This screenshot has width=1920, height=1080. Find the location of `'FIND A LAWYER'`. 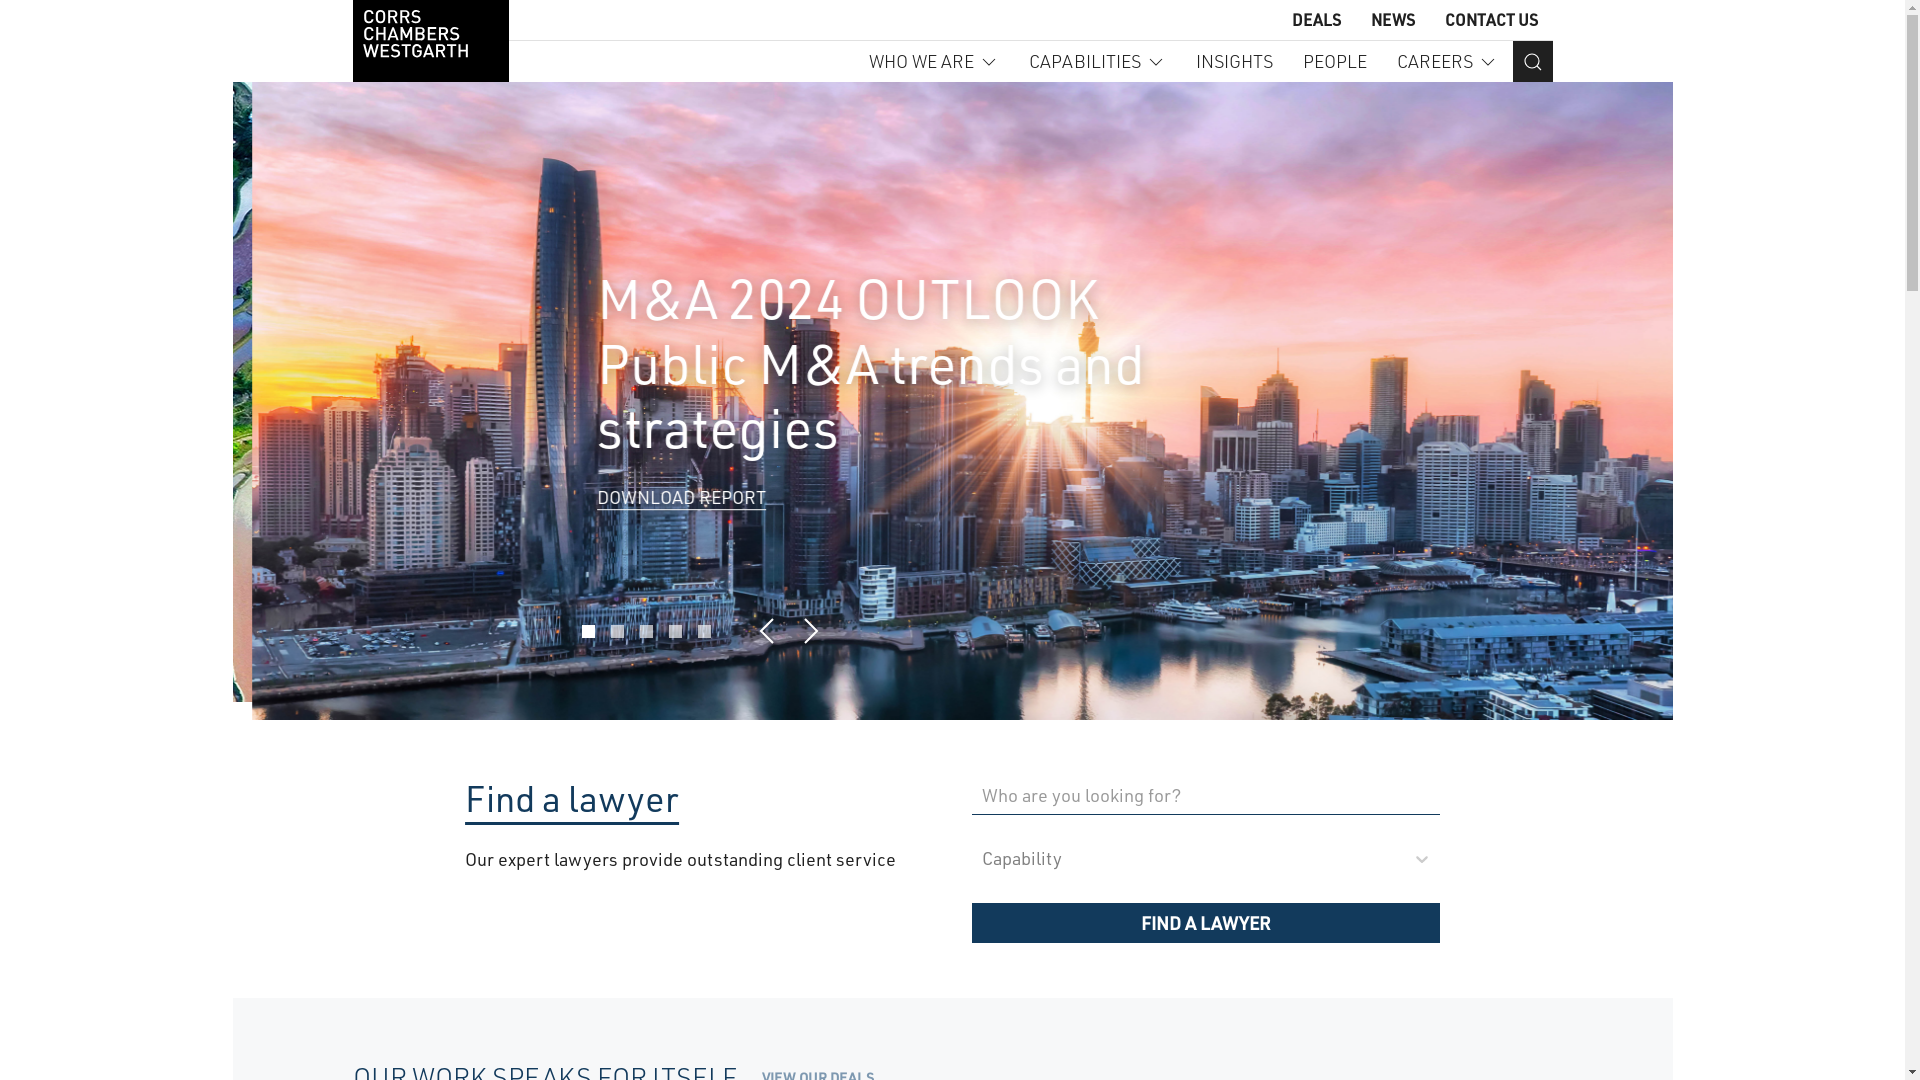

'FIND A LAWYER' is located at coordinates (971, 922).